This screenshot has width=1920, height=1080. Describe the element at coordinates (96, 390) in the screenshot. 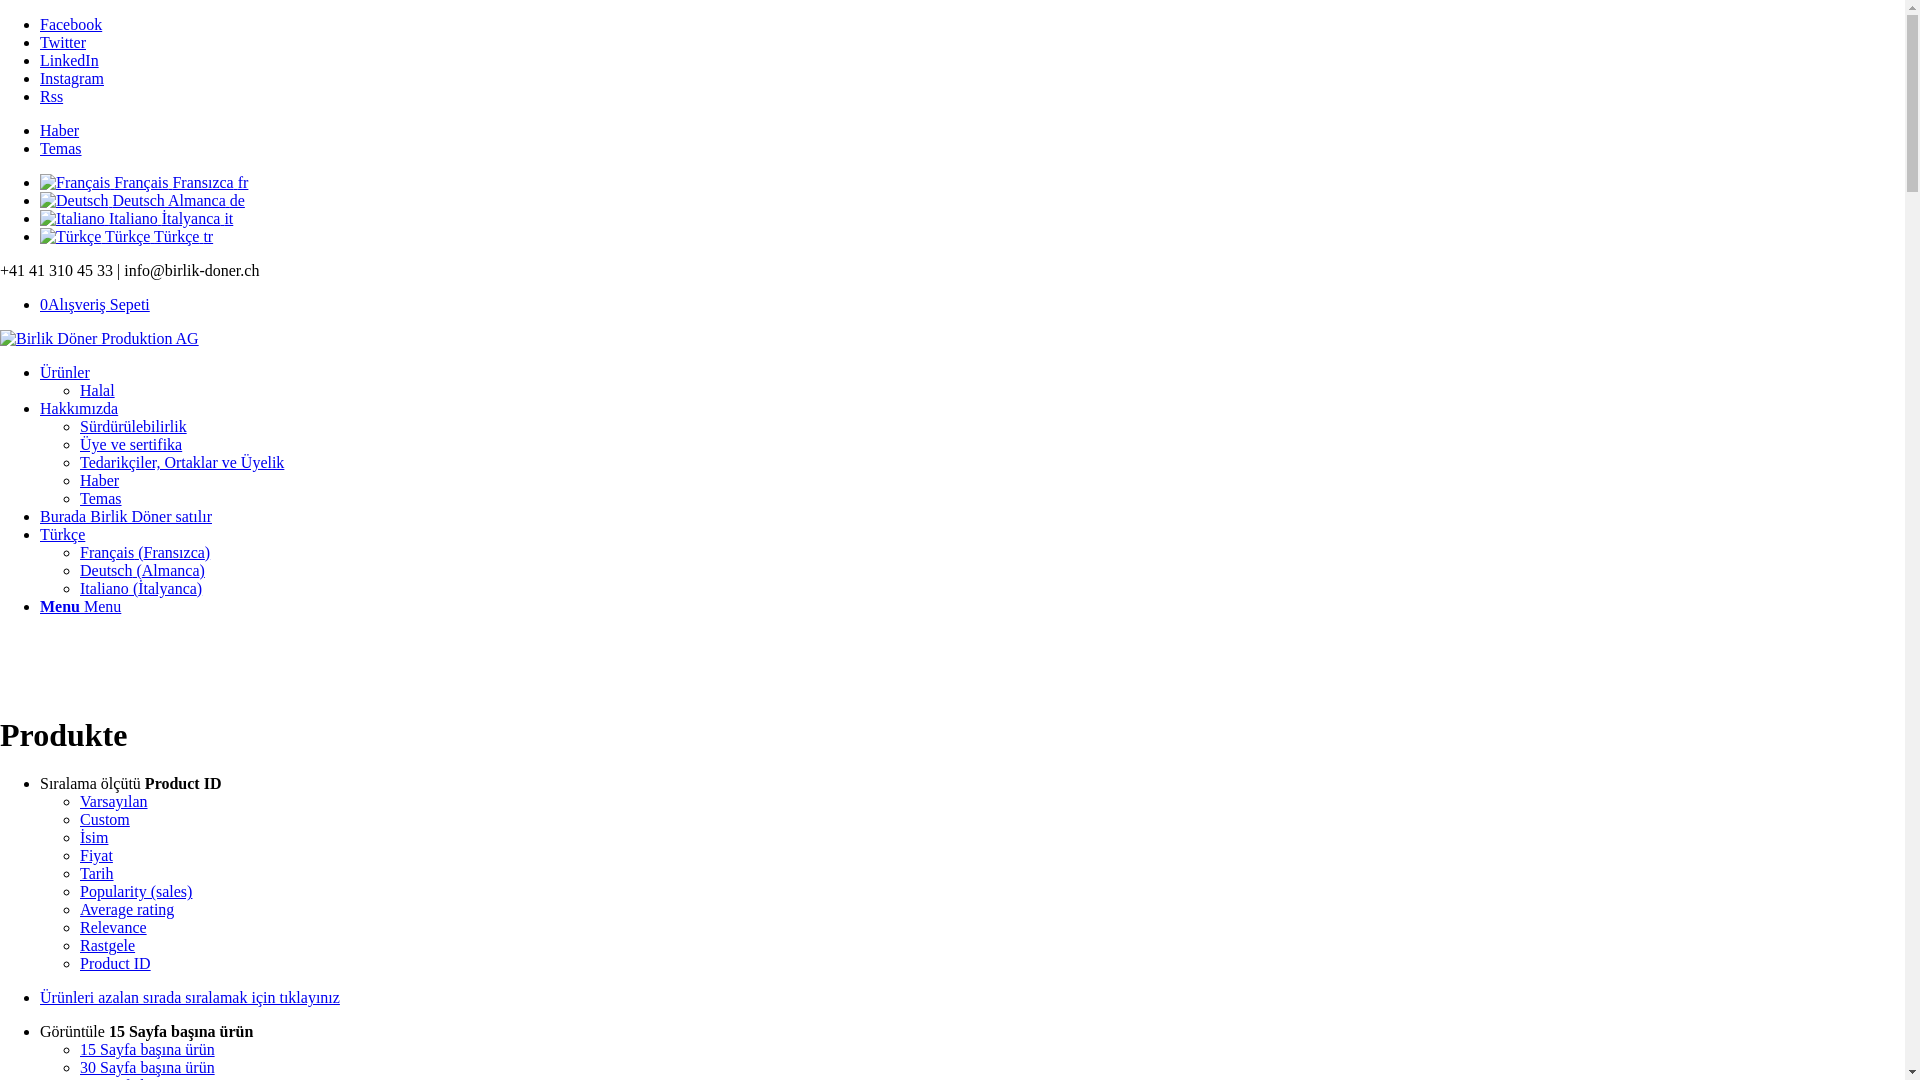

I see `'Halal'` at that location.